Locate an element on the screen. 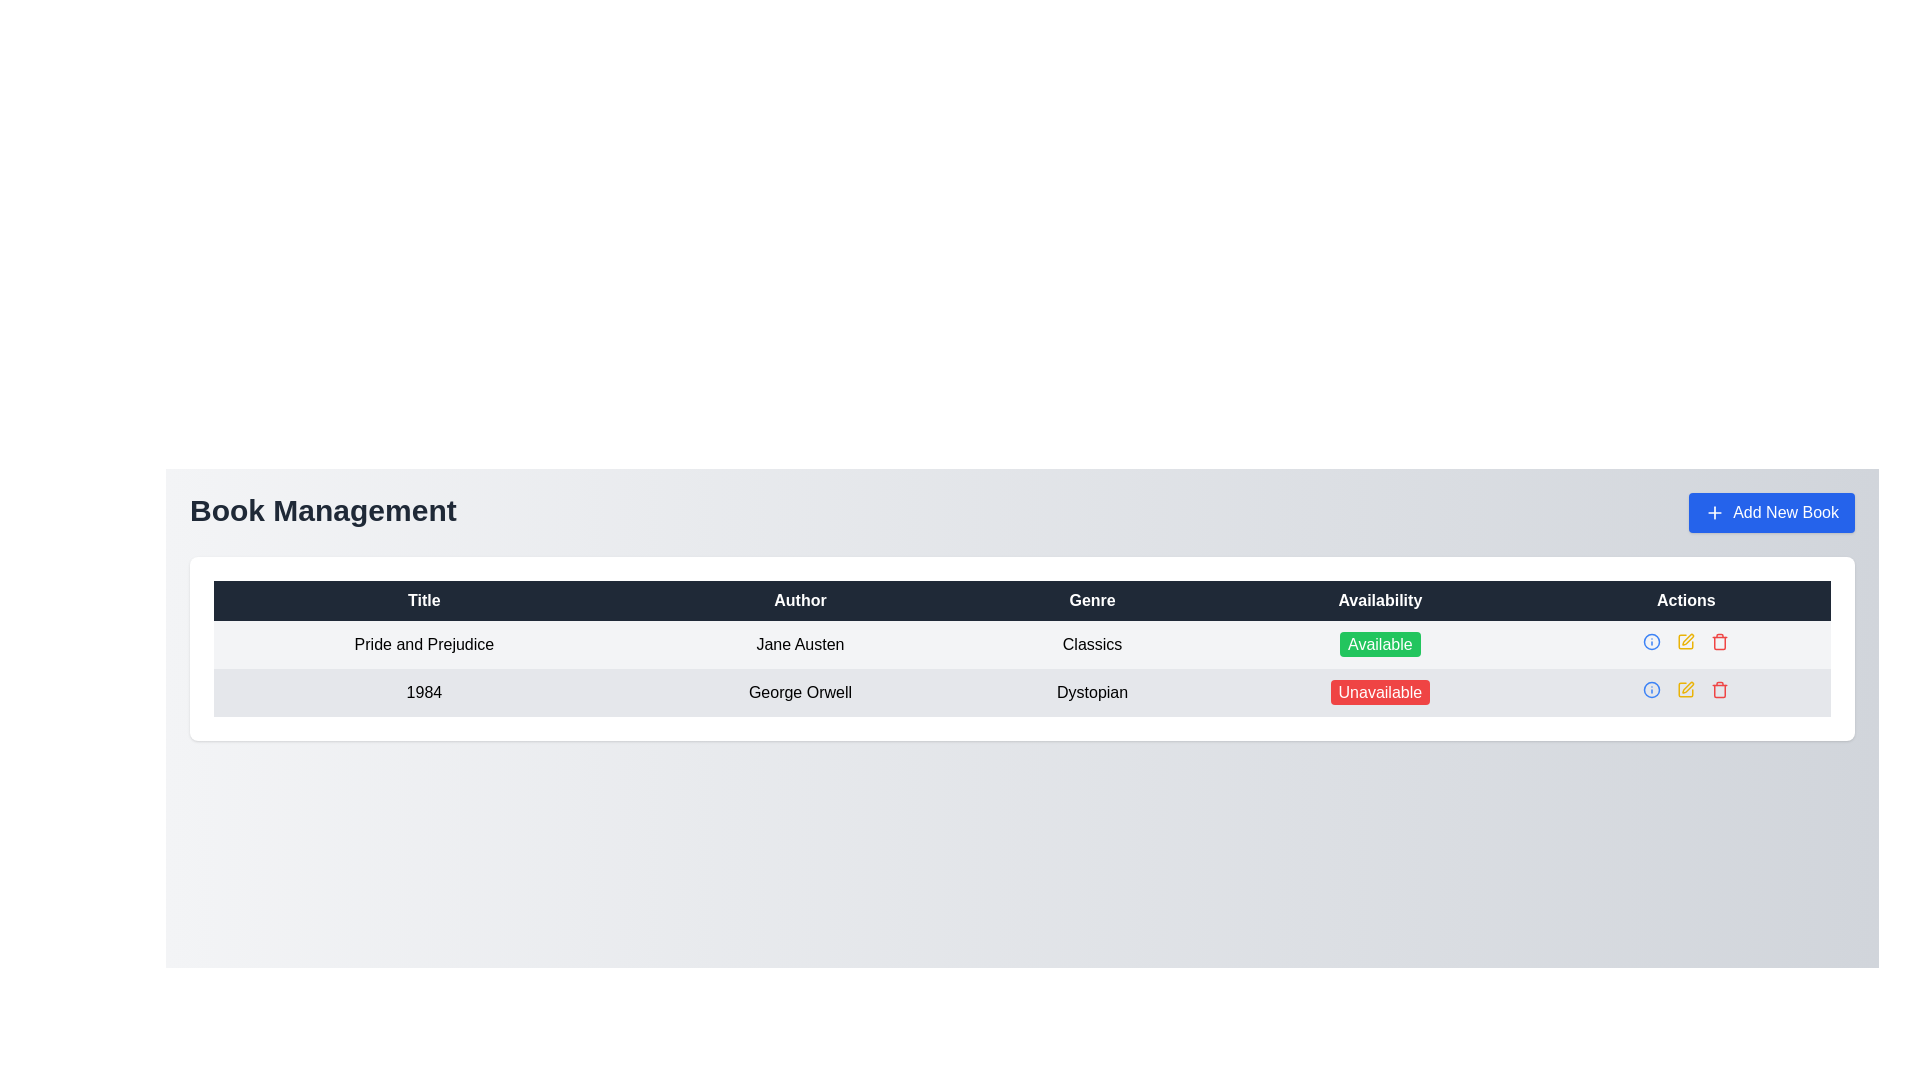 The width and height of the screenshot is (1920, 1080). the 'Availability' header in the table which indicates the availability status of items listed below is located at coordinates (1379, 600).